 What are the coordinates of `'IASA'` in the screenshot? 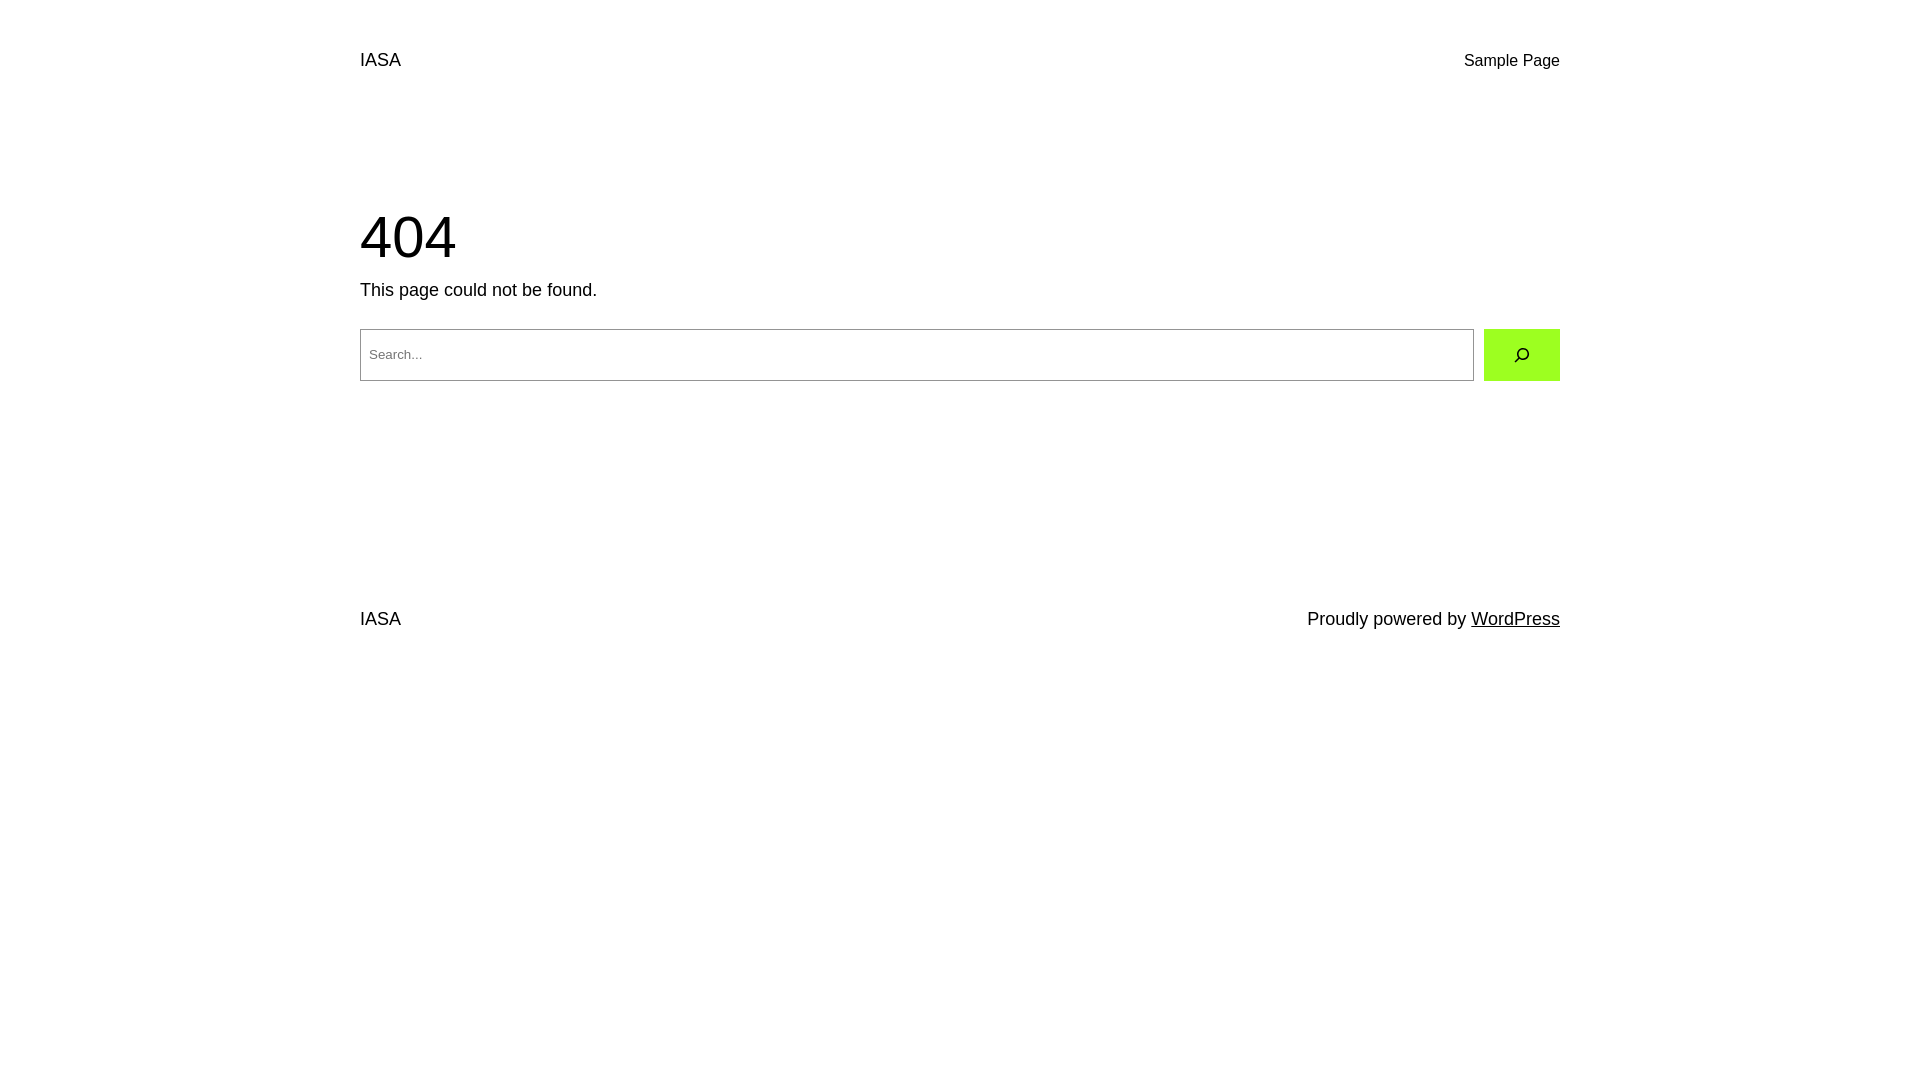 It's located at (360, 617).